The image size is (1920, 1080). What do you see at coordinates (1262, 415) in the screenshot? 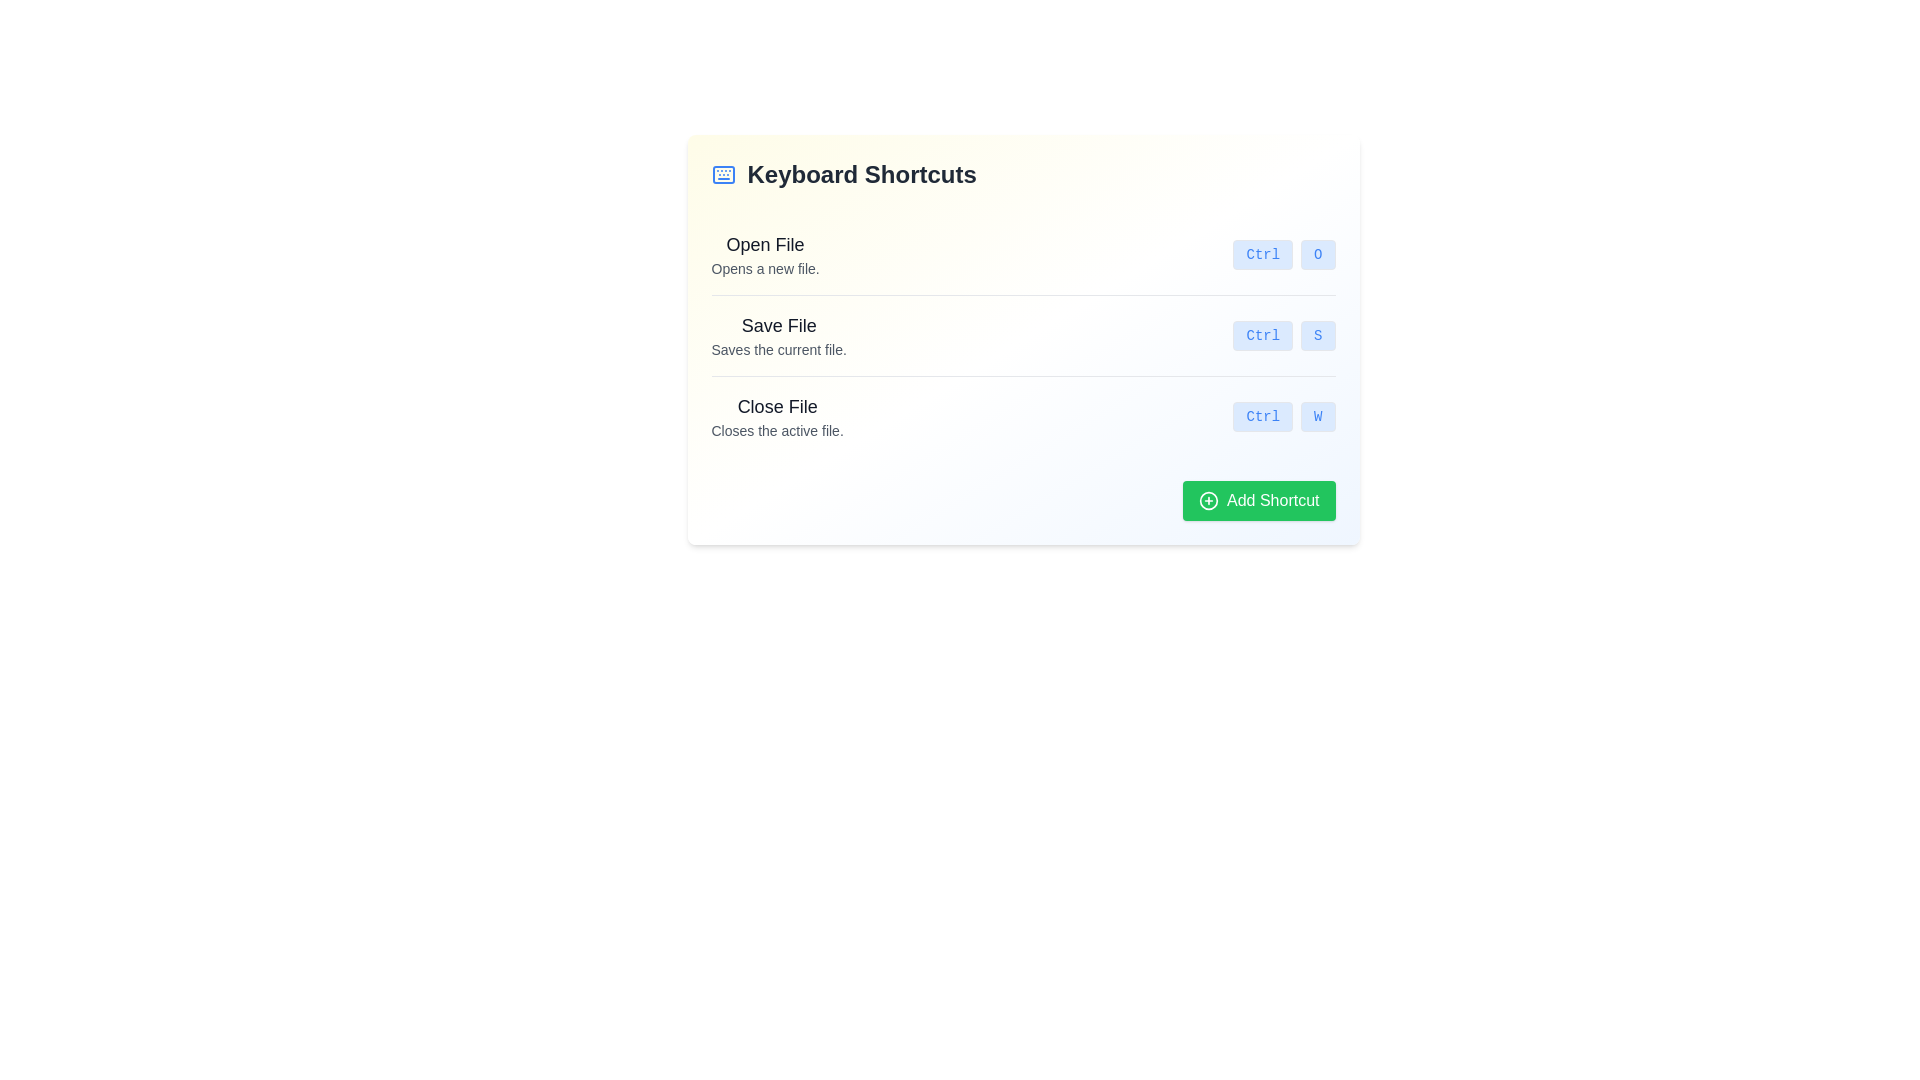
I see `the text and appearance of the 'Ctrl' key button-like label, which is the first button in the 'Close File' action section of the 'Keyboard Shortcuts'` at bounding box center [1262, 415].